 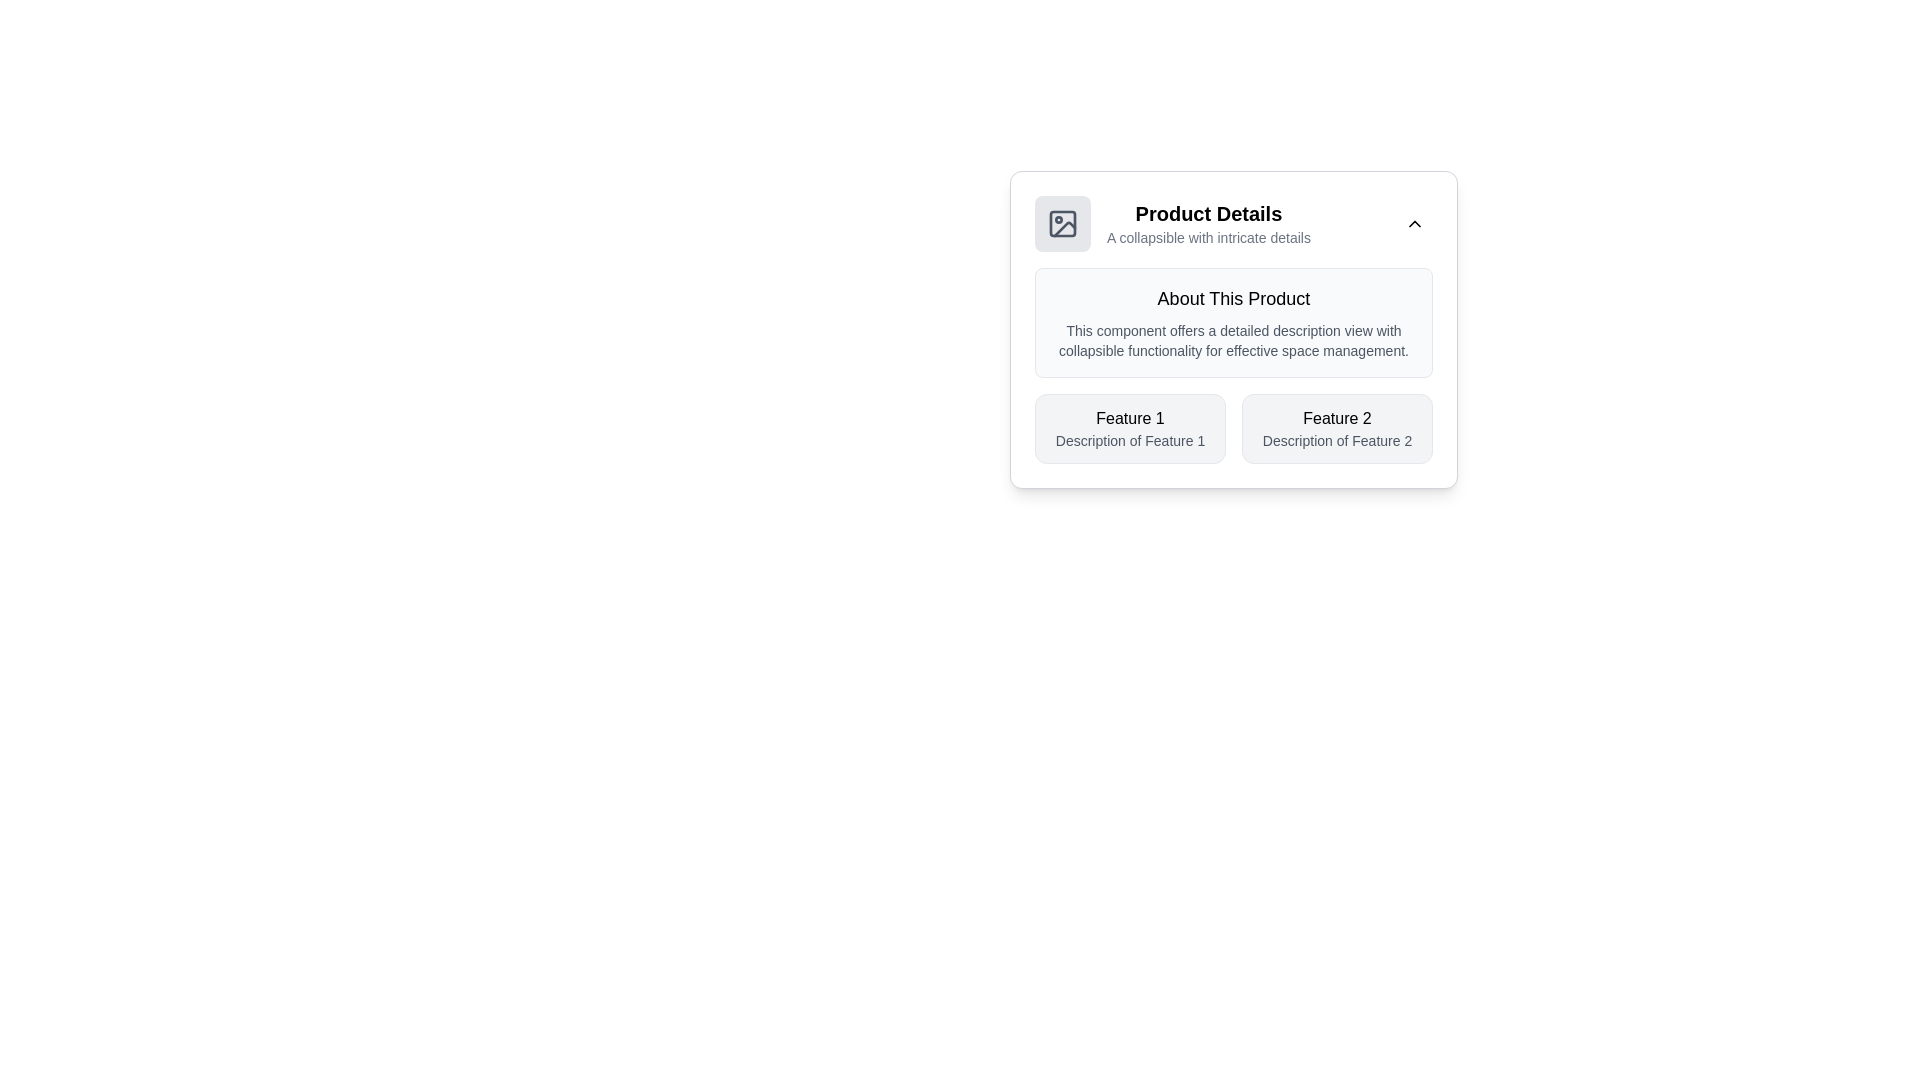 I want to click on the Card located in the first column below 'About This Product', adjacent to 'Feature 2', so click(x=1130, y=427).